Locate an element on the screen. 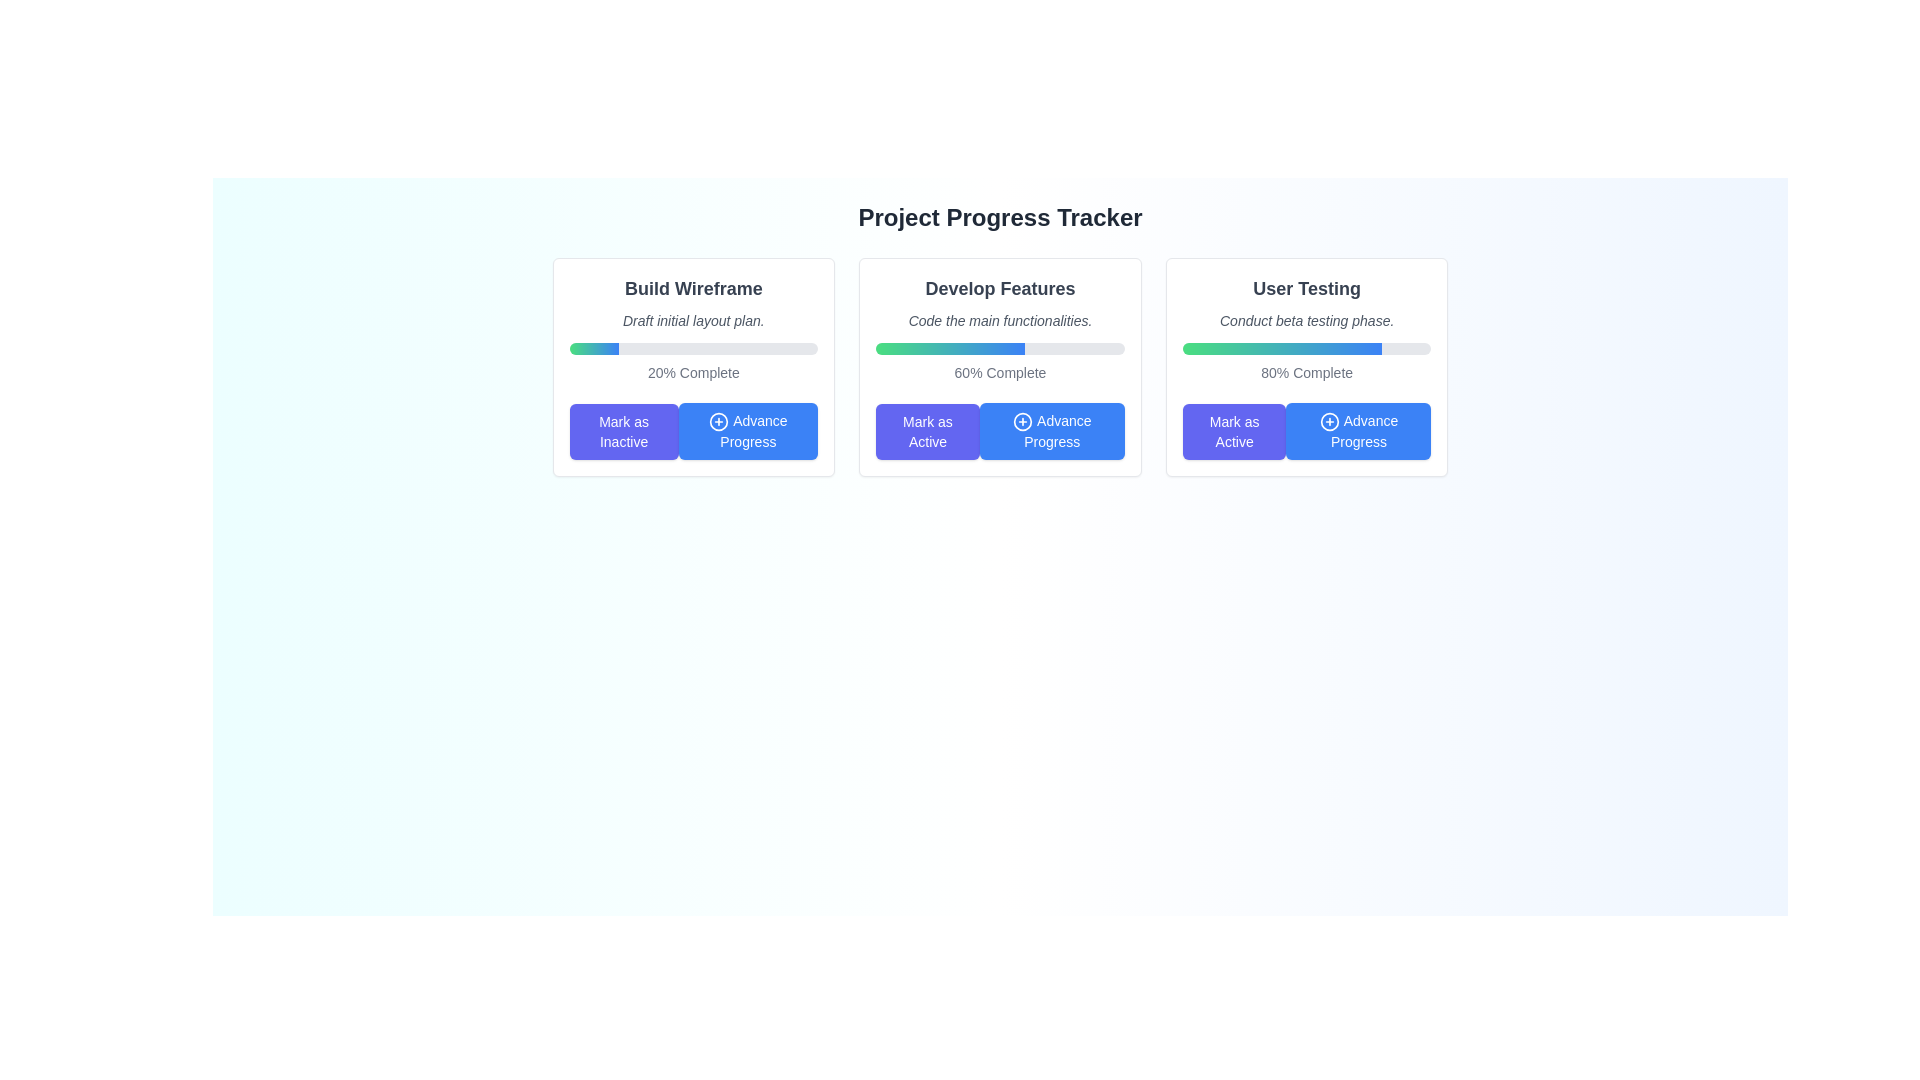 The width and height of the screenshot is (1920, 1080). the progress tracker card for the task 'Develop Features', which includes a text display, a progress bar, and interactive buttons, located centrally in a three-column layout is located at coordinates (1000, 367).